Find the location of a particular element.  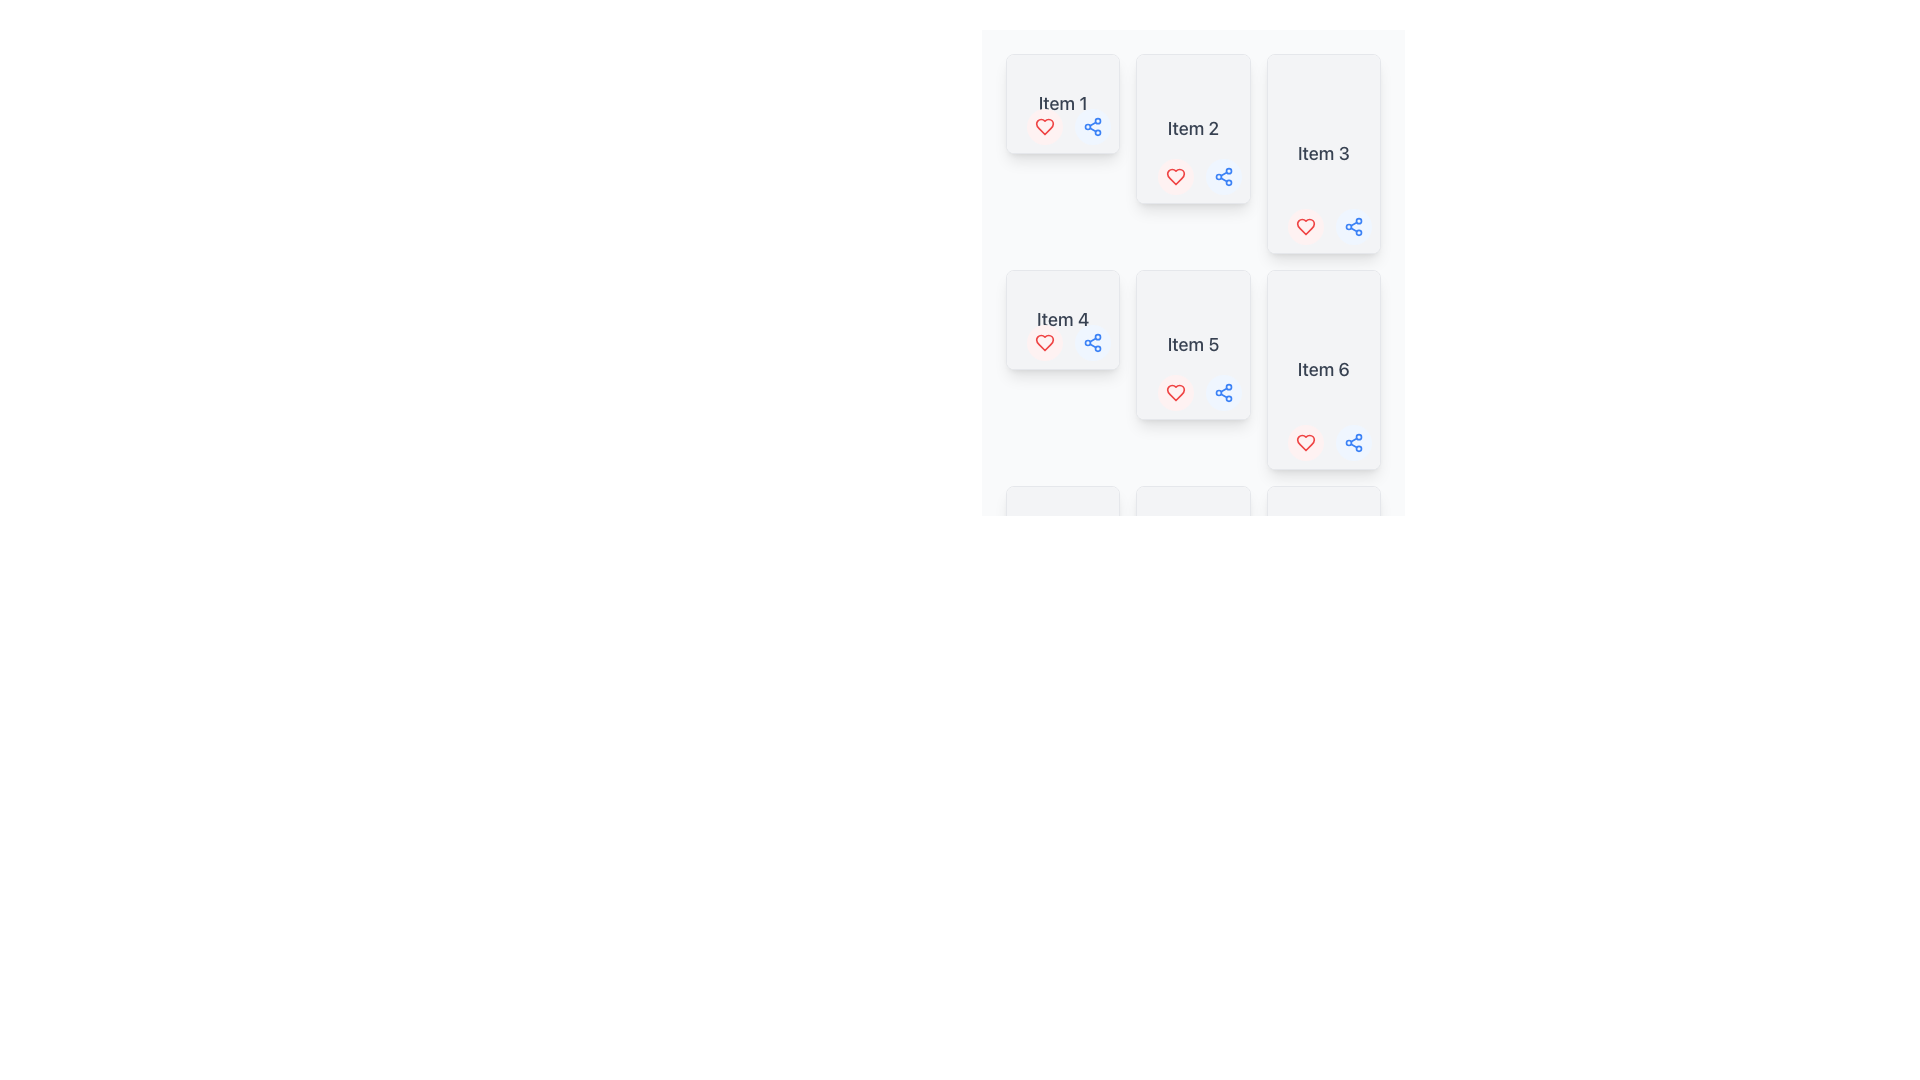

the Text Display Area containing the text 'Item 1' which has a gray background and rounded rectangle shape, positioned at the top-left corner of the grid layout is located at coordinates (1062, 104).